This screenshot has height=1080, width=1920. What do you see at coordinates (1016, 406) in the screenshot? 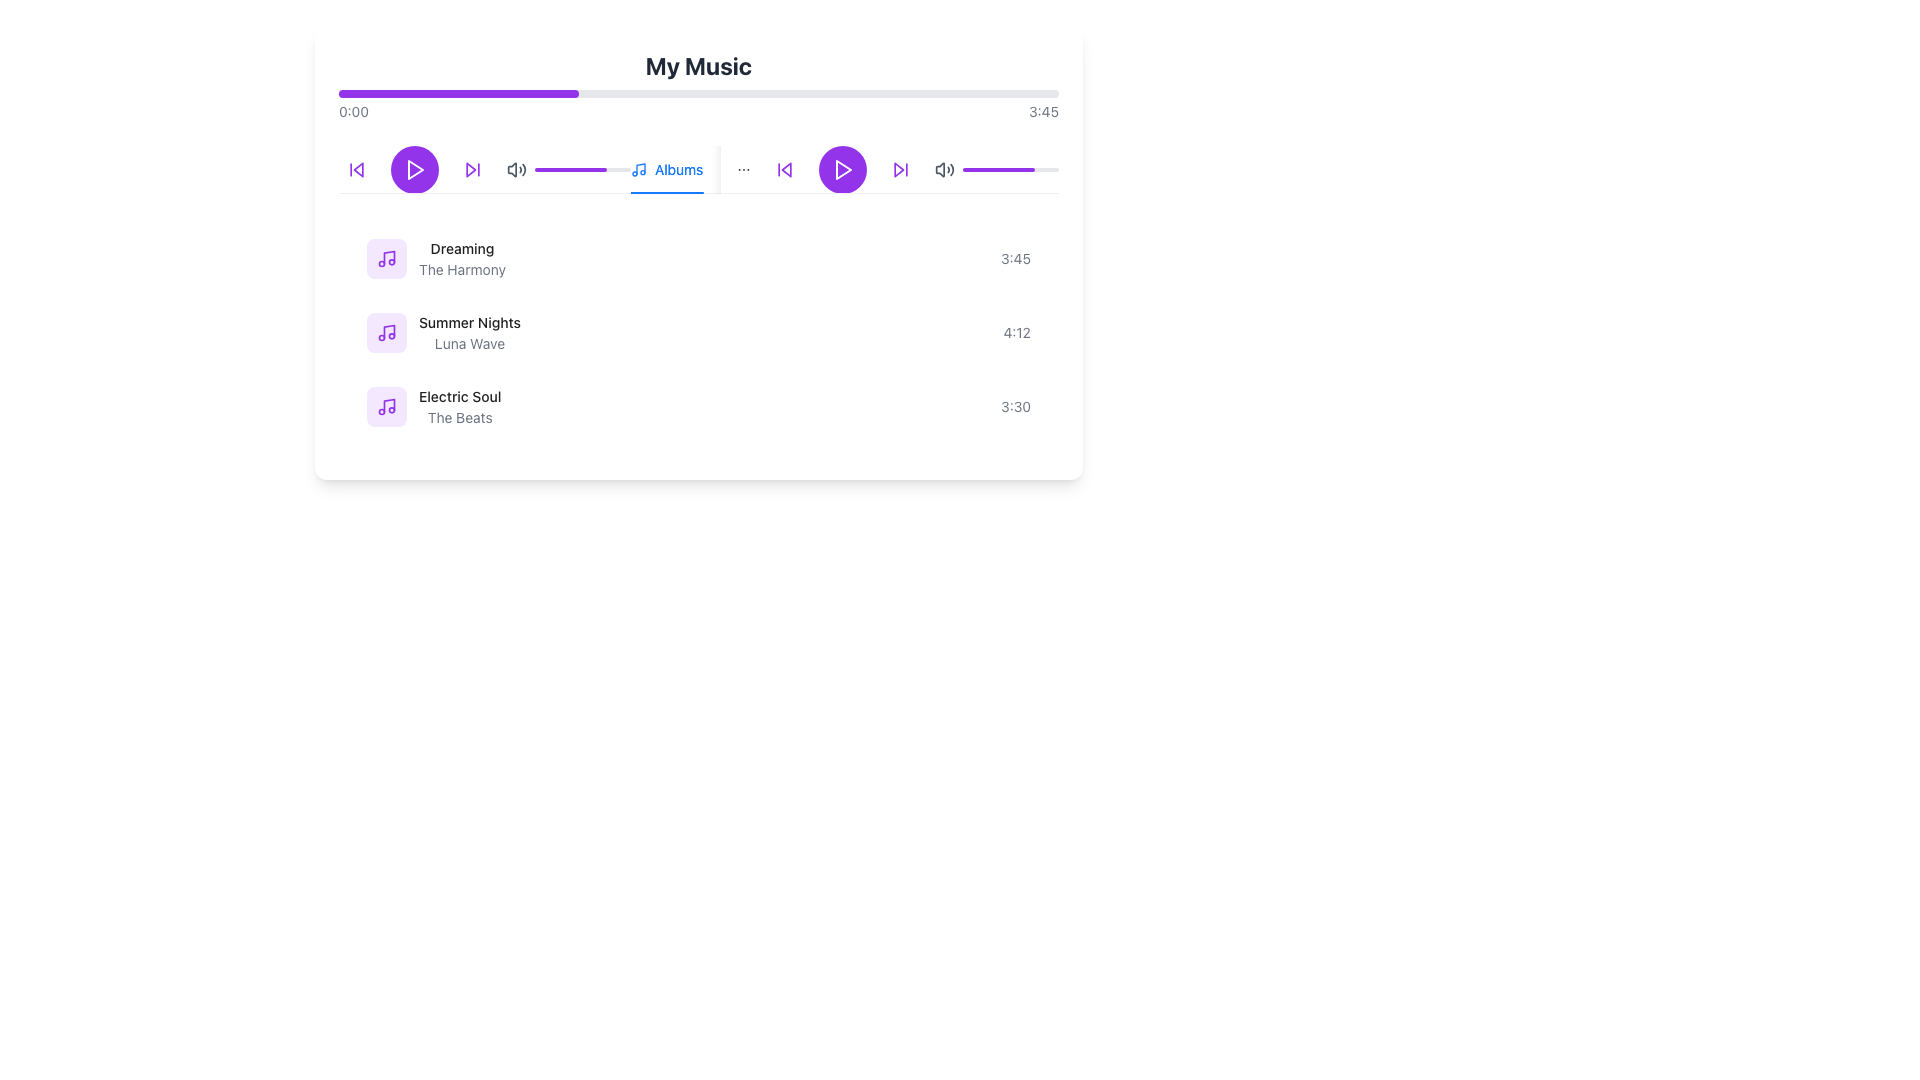
I see `the static text label displaying the time duration '3:30' for the song 'Electric Soul' by 'The Beats', located at the right end of the row` at bounding box center [1016, 406].